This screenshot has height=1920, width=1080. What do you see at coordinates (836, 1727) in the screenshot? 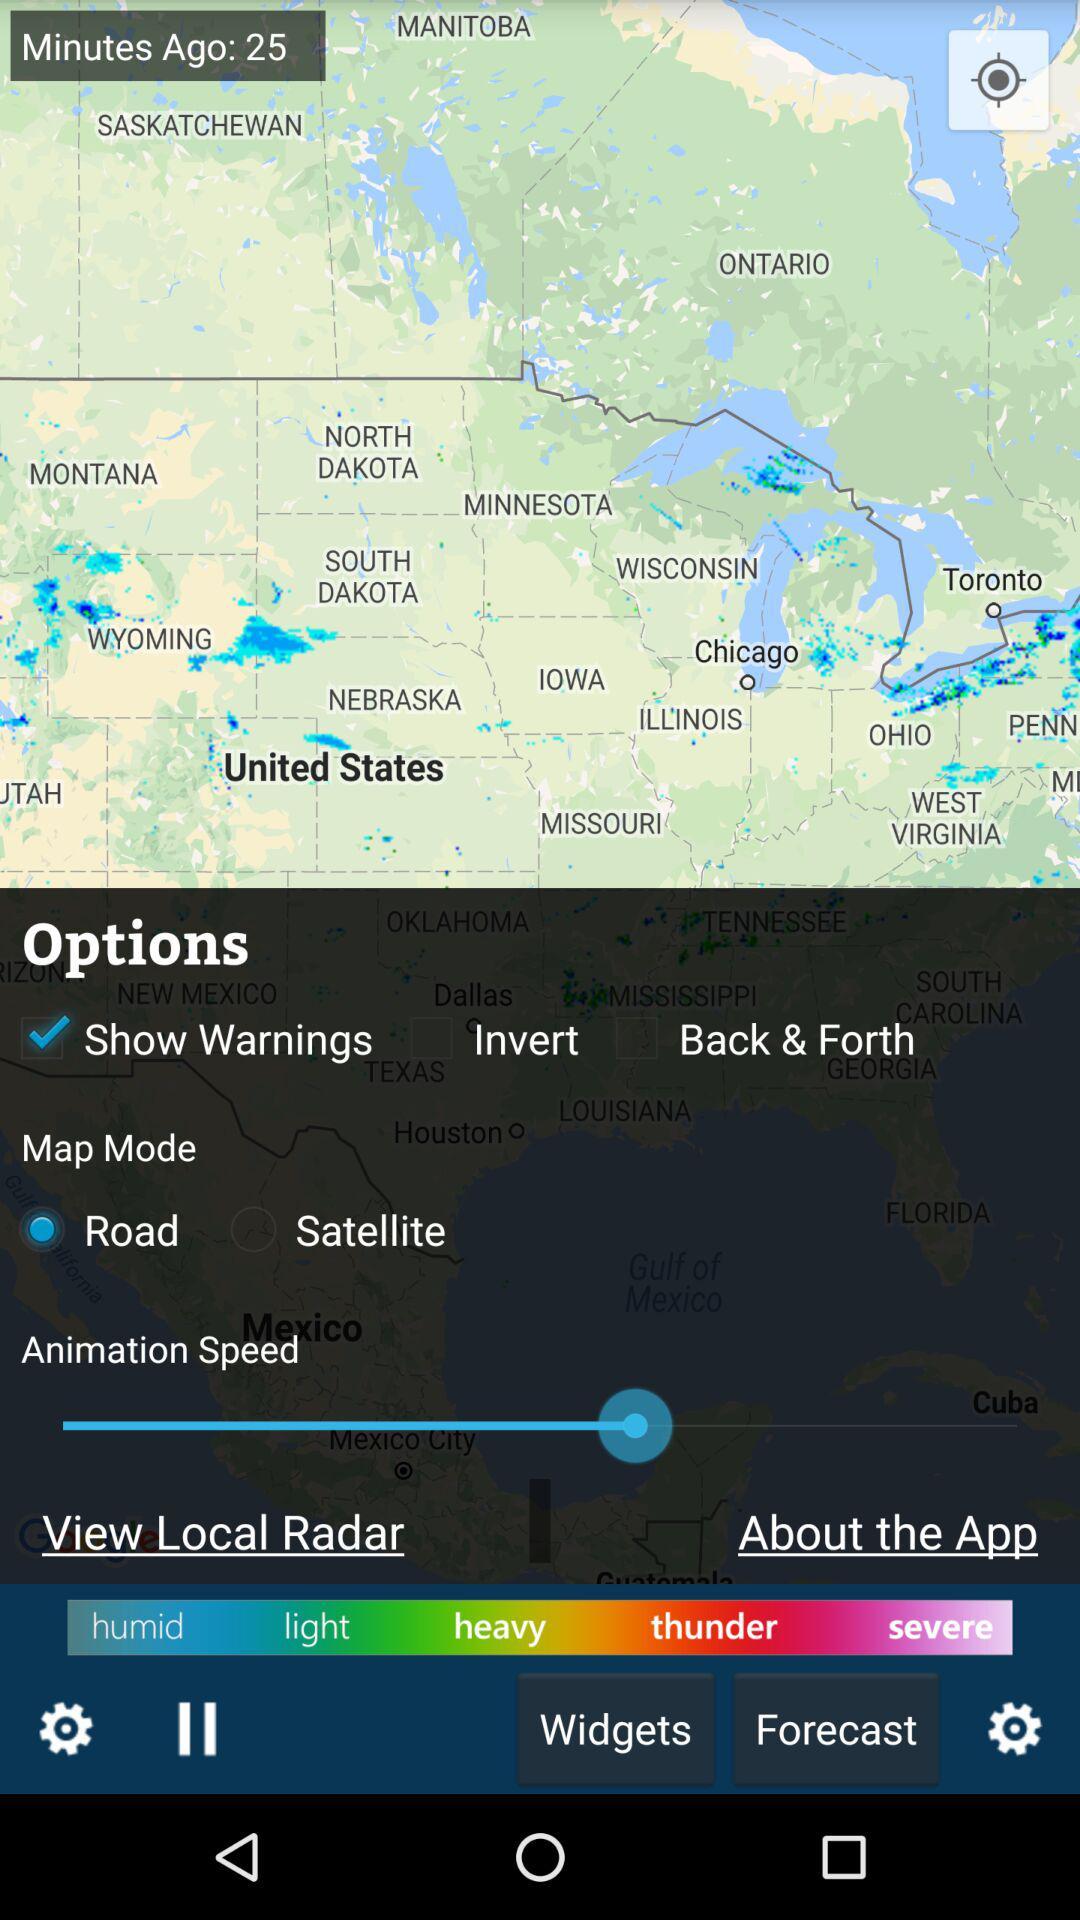
I see `the text forecast` at bounding box center [836, 1727].